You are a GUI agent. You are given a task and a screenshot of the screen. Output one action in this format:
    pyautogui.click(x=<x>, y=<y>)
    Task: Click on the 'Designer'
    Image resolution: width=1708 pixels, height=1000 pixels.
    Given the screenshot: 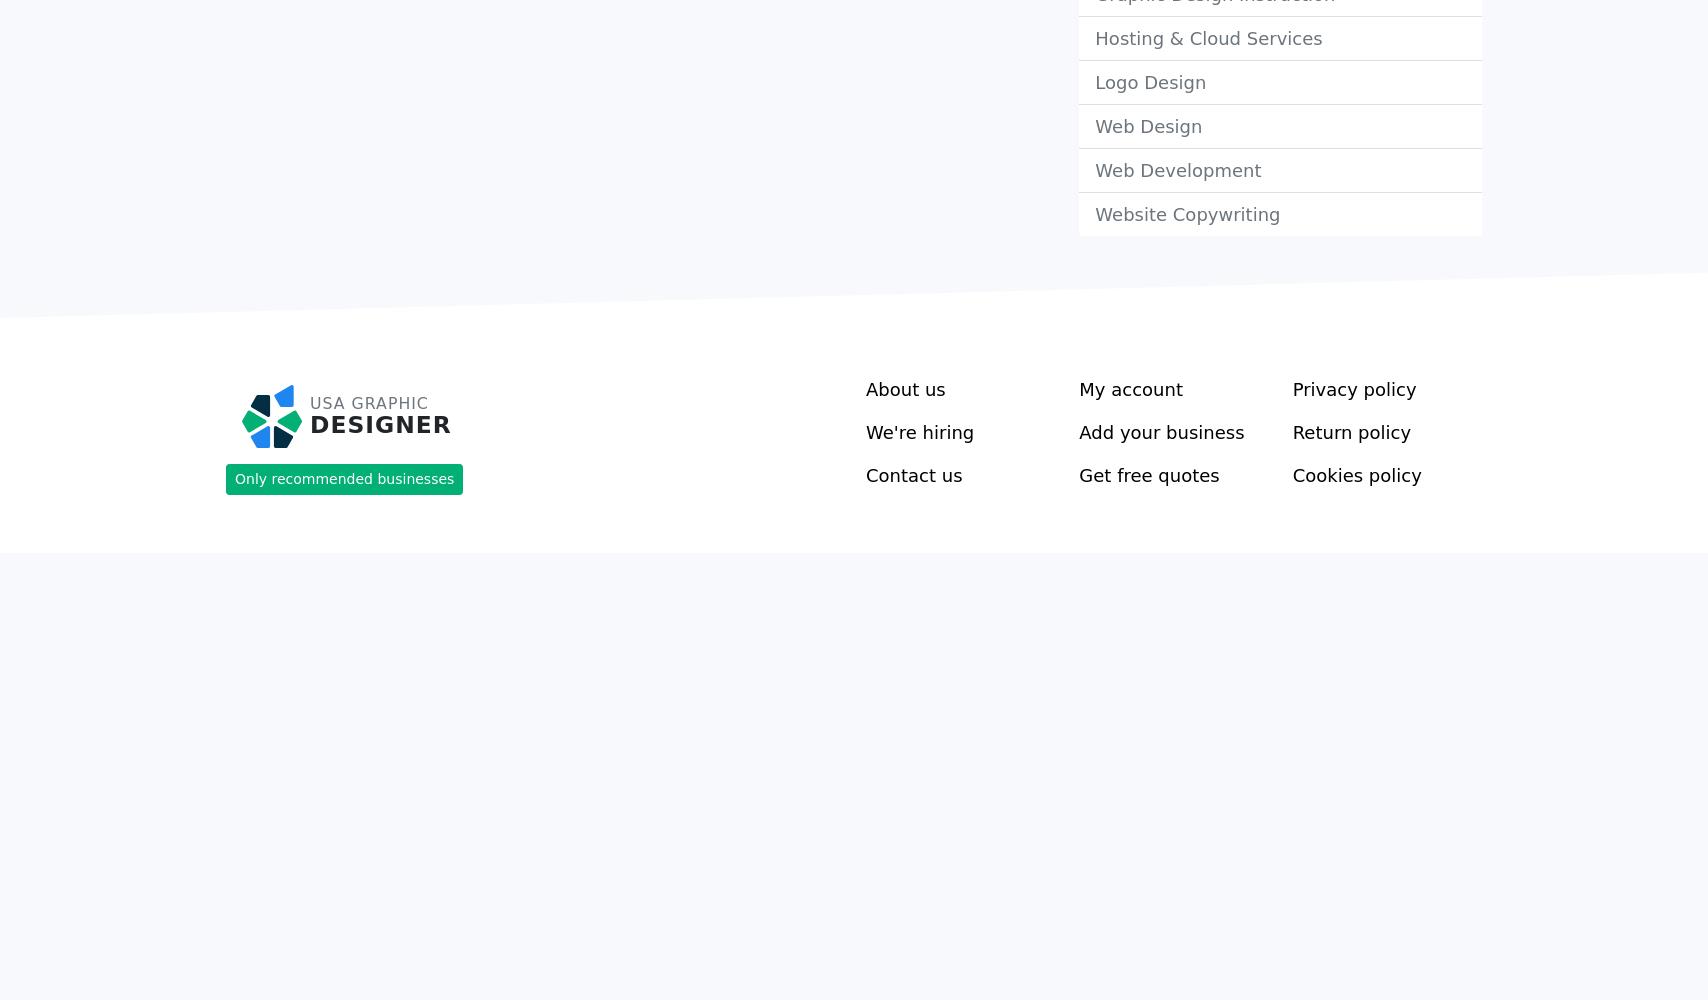 What is the action you would take?
    pyautogui.click(x=380, y=424)
    